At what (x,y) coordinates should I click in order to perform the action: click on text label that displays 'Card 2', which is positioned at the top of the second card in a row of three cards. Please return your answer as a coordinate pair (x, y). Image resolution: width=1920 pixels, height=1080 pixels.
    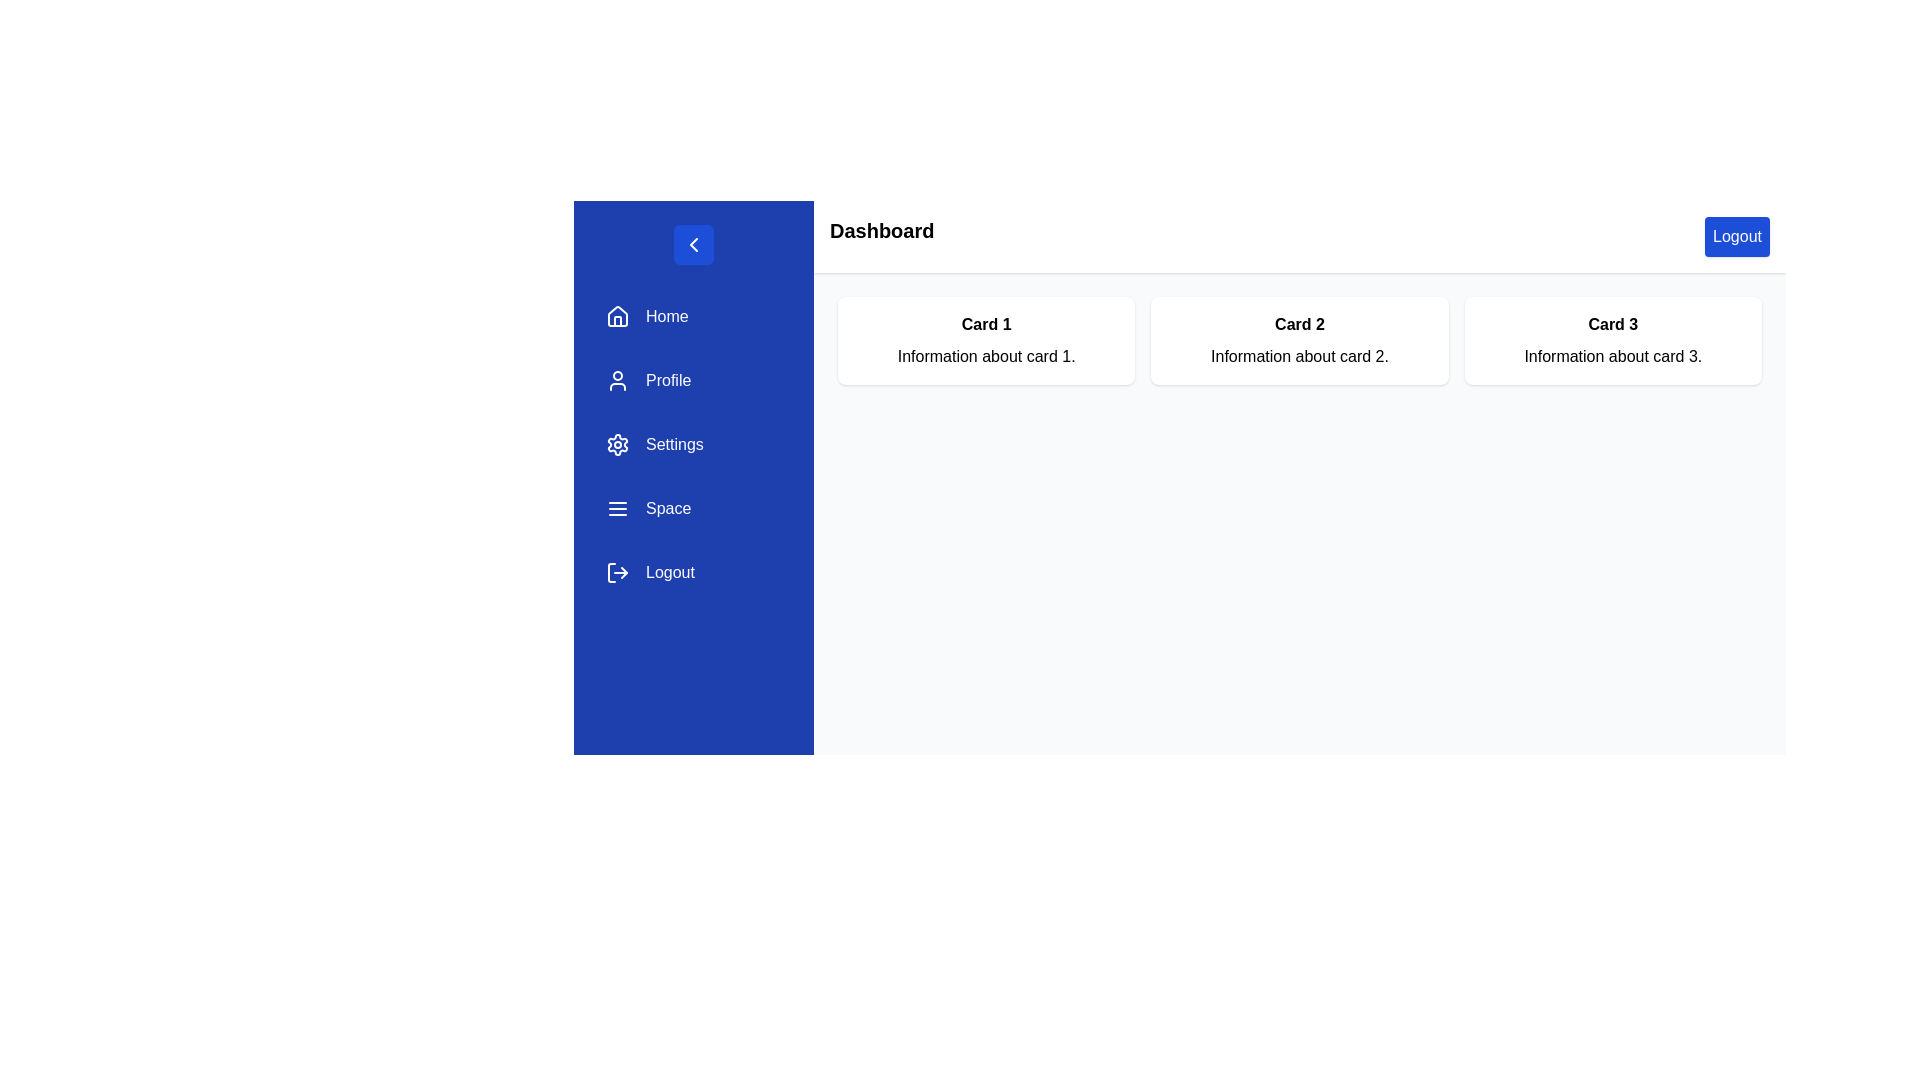
    Looking at the image, I should click on (1300, 323).